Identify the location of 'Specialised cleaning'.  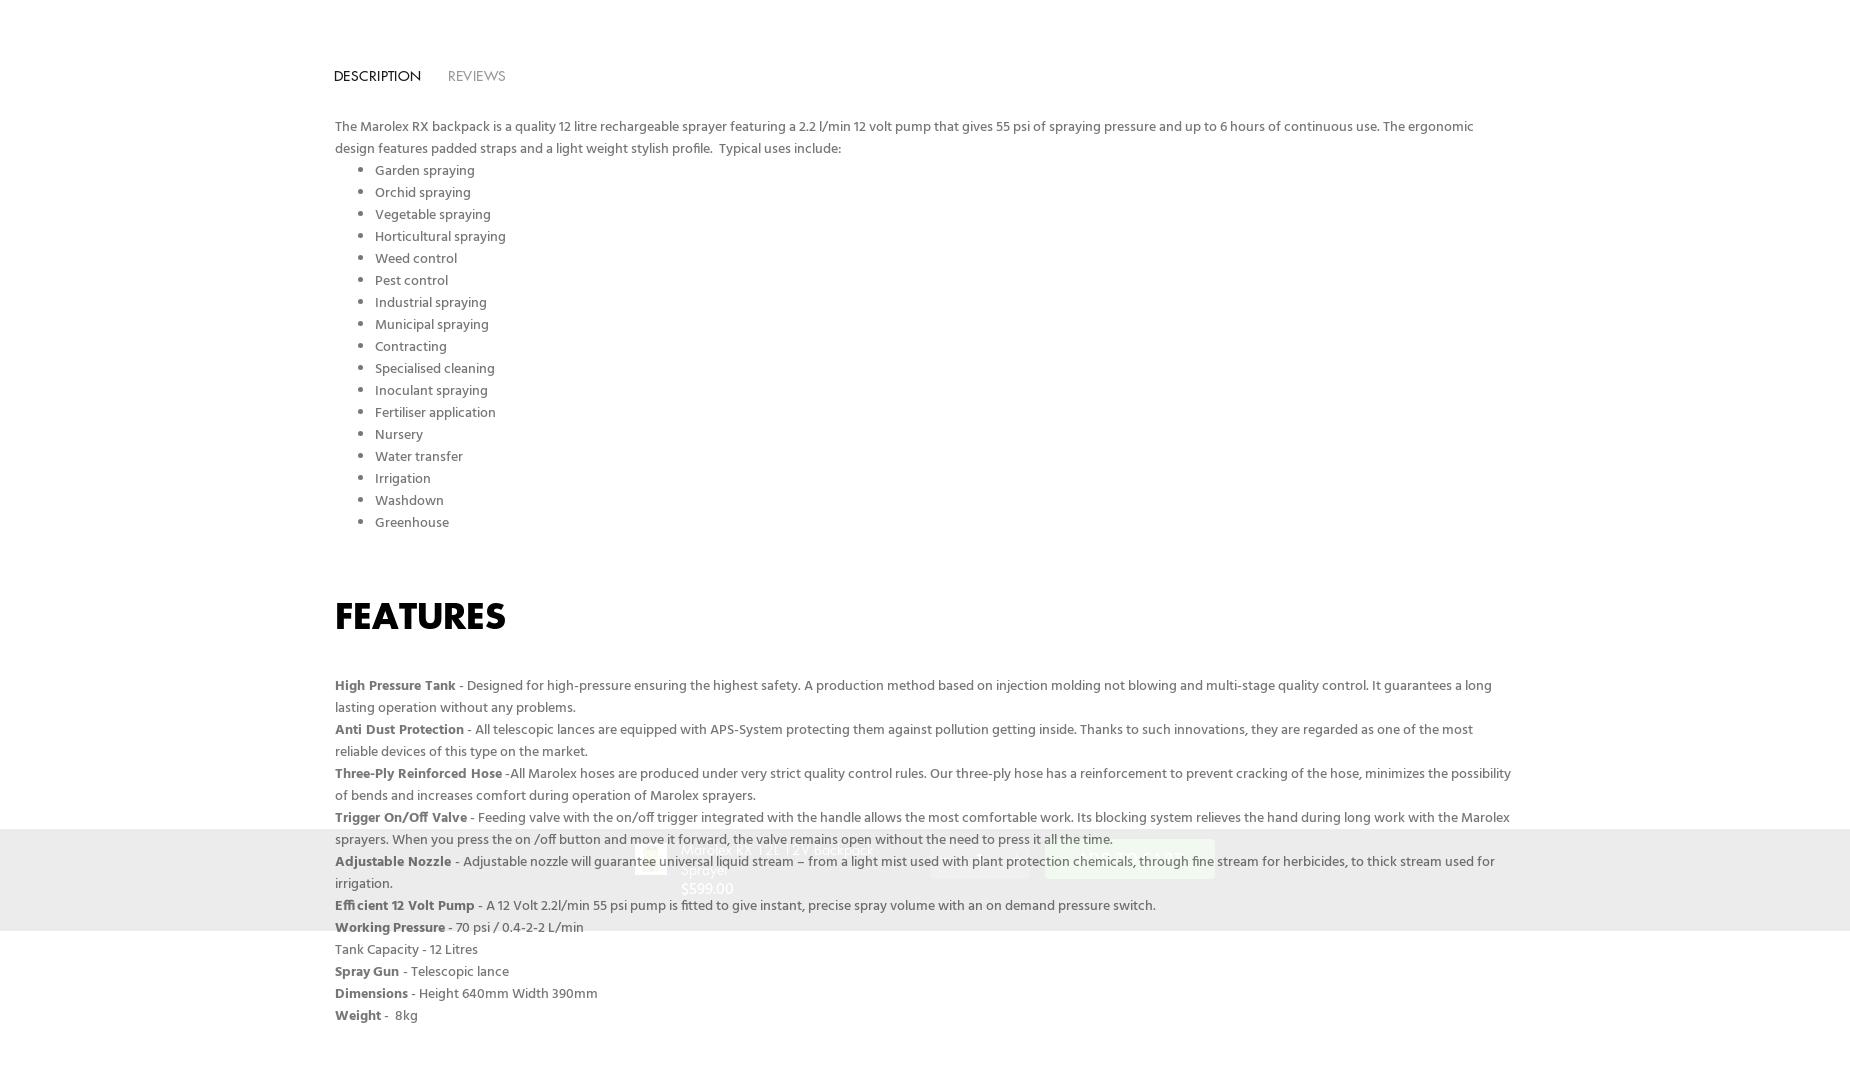
(373, 369).